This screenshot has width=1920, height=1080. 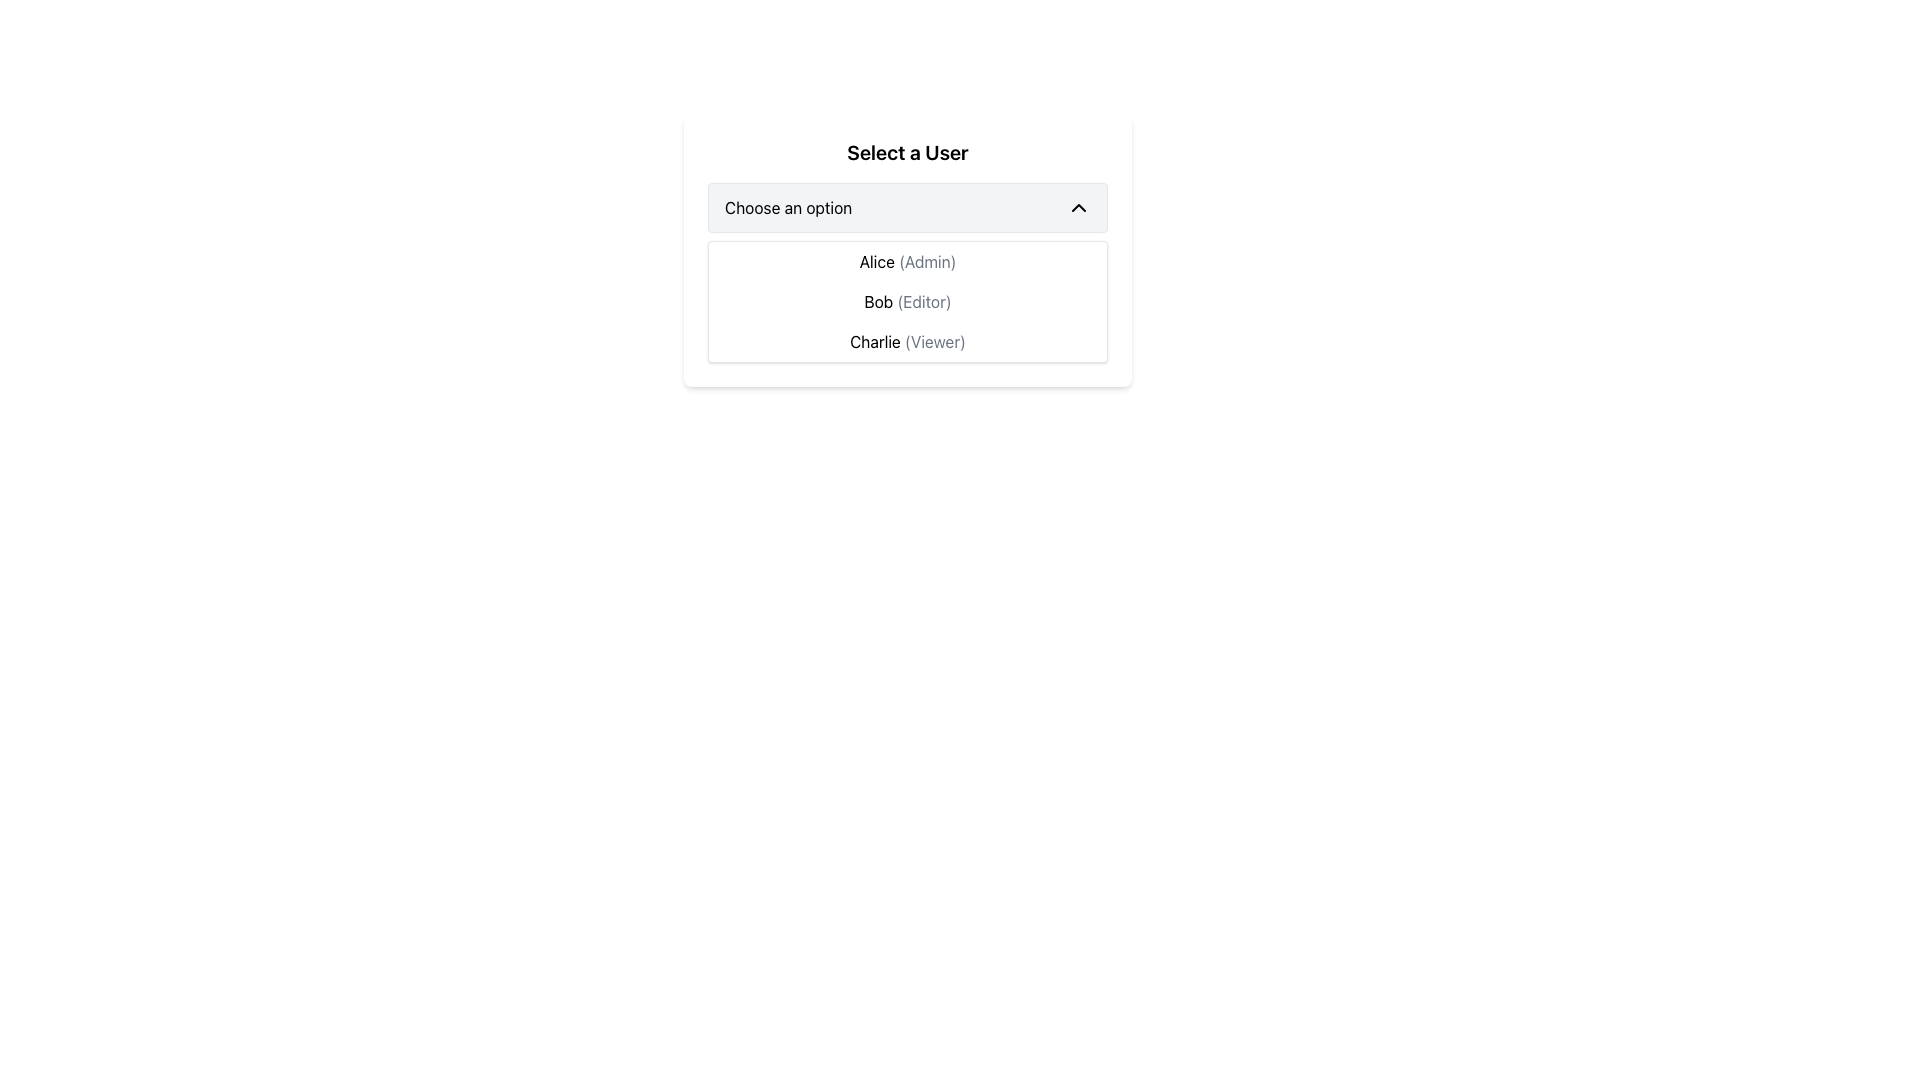 What do you see at coordinates (1078, 208) in the screenshot?
I see `the chevron icon at the rightmost end of the 'Choose an option' dropdown menu` at bounding box center [1078, 208].